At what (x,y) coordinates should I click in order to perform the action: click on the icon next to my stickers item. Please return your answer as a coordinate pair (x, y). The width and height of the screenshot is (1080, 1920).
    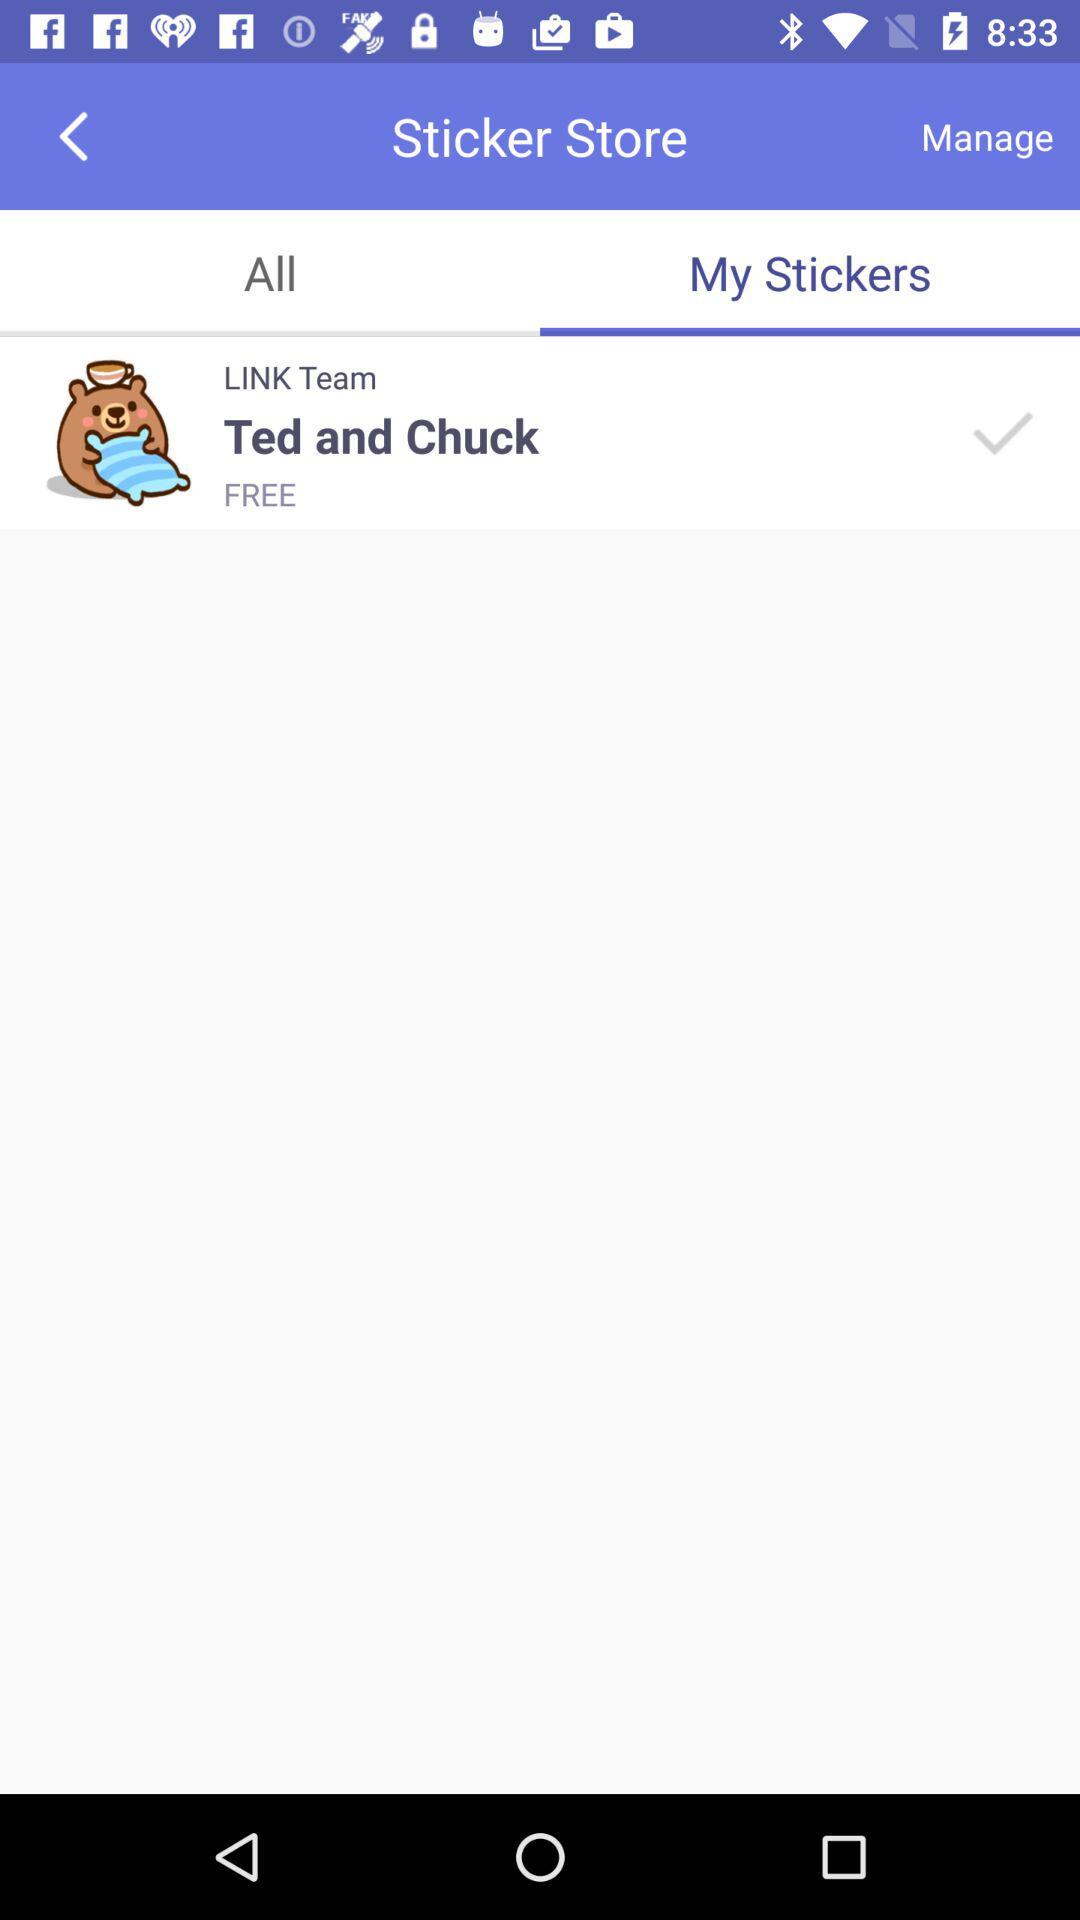
    Looking at the image, I should click on (270, 272).